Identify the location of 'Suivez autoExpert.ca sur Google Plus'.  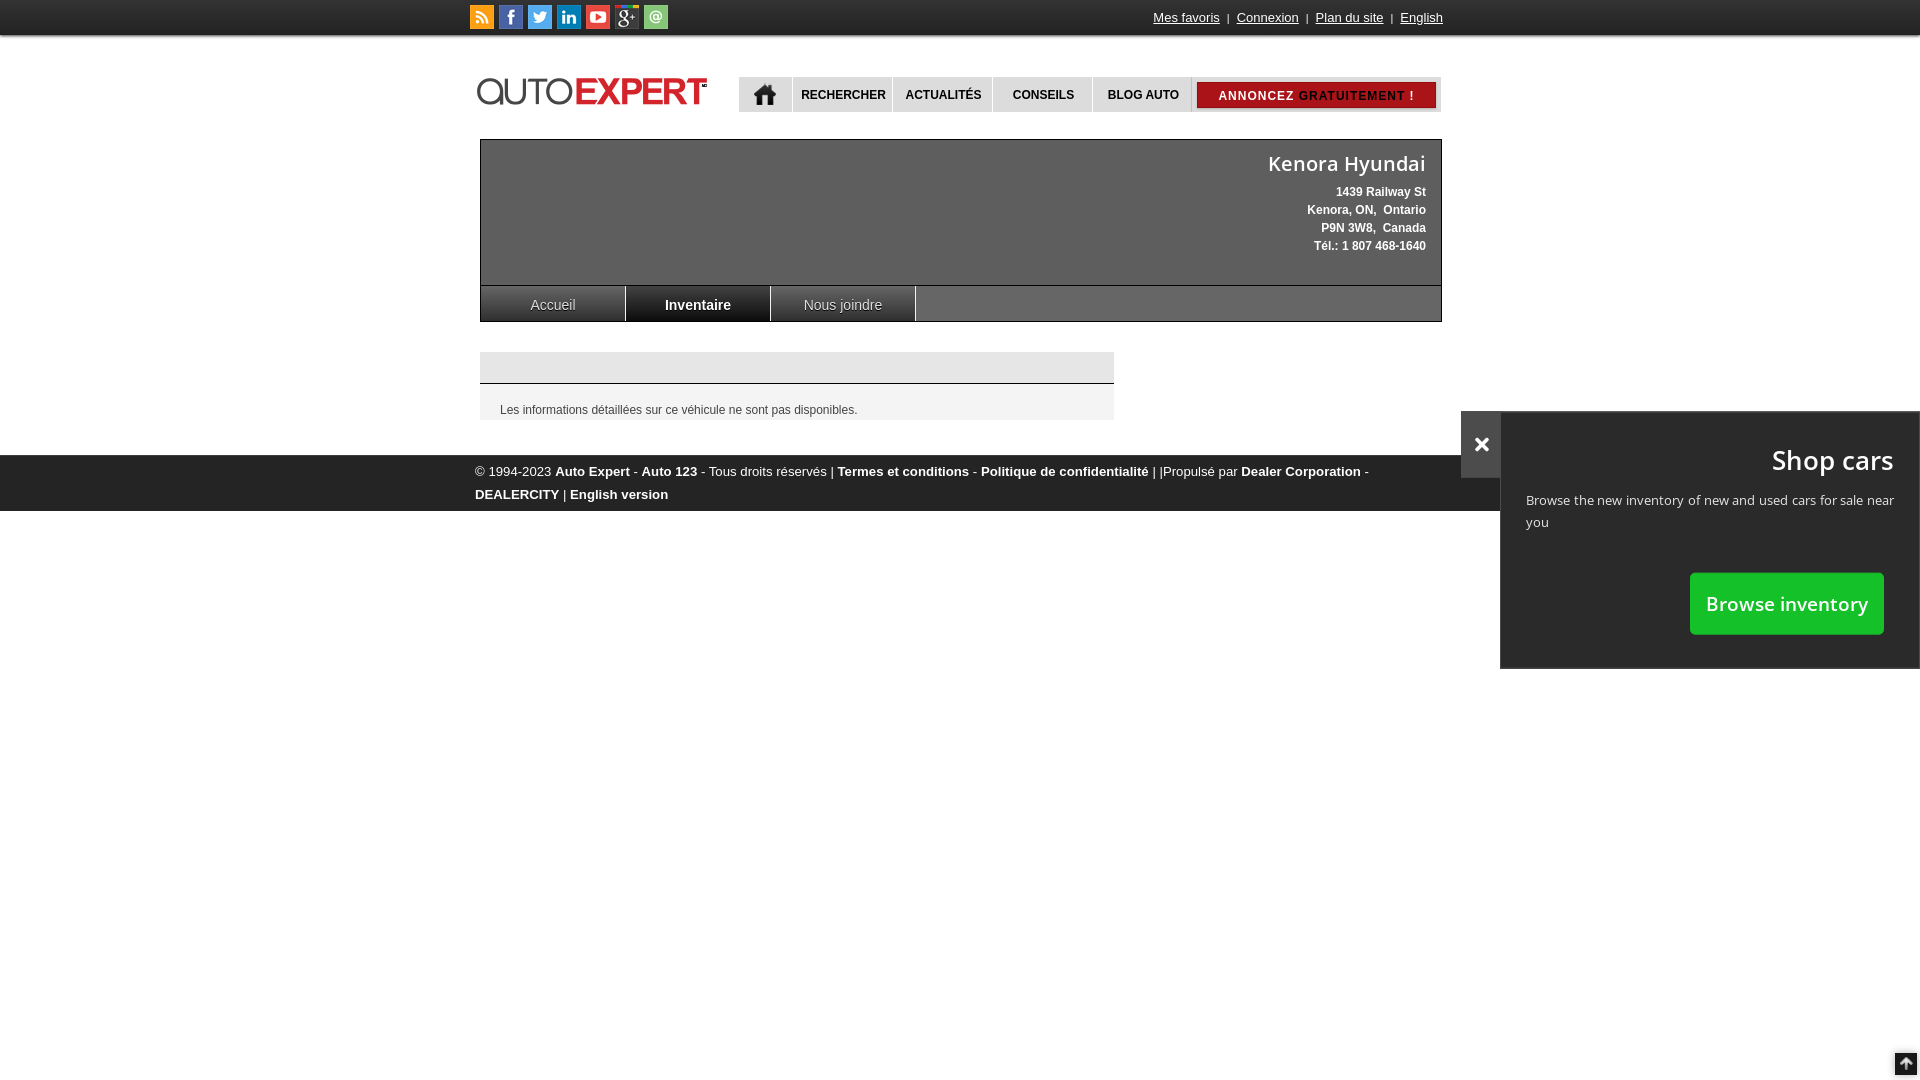
(626, 24).